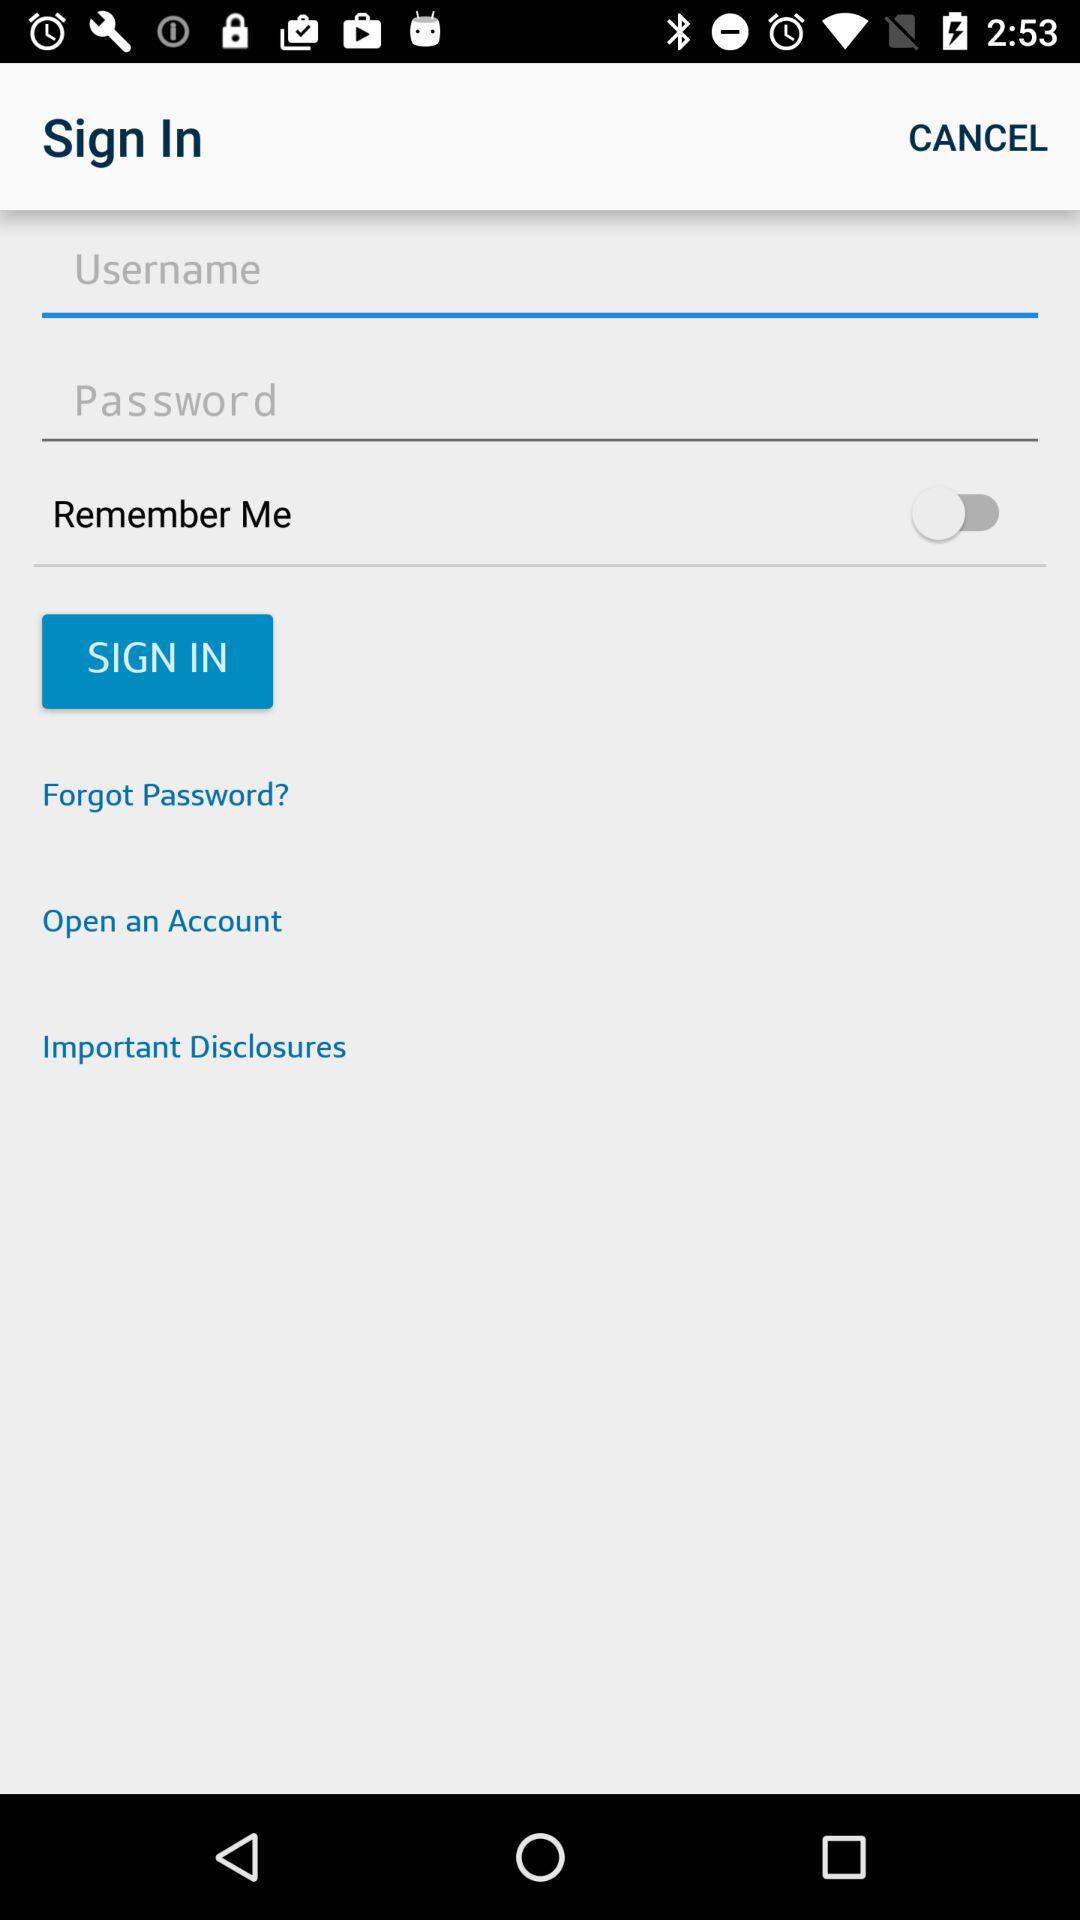 The width and height of the screenshot is (1080, 1920). I want to click on the item above open an account, so click(540, 796).